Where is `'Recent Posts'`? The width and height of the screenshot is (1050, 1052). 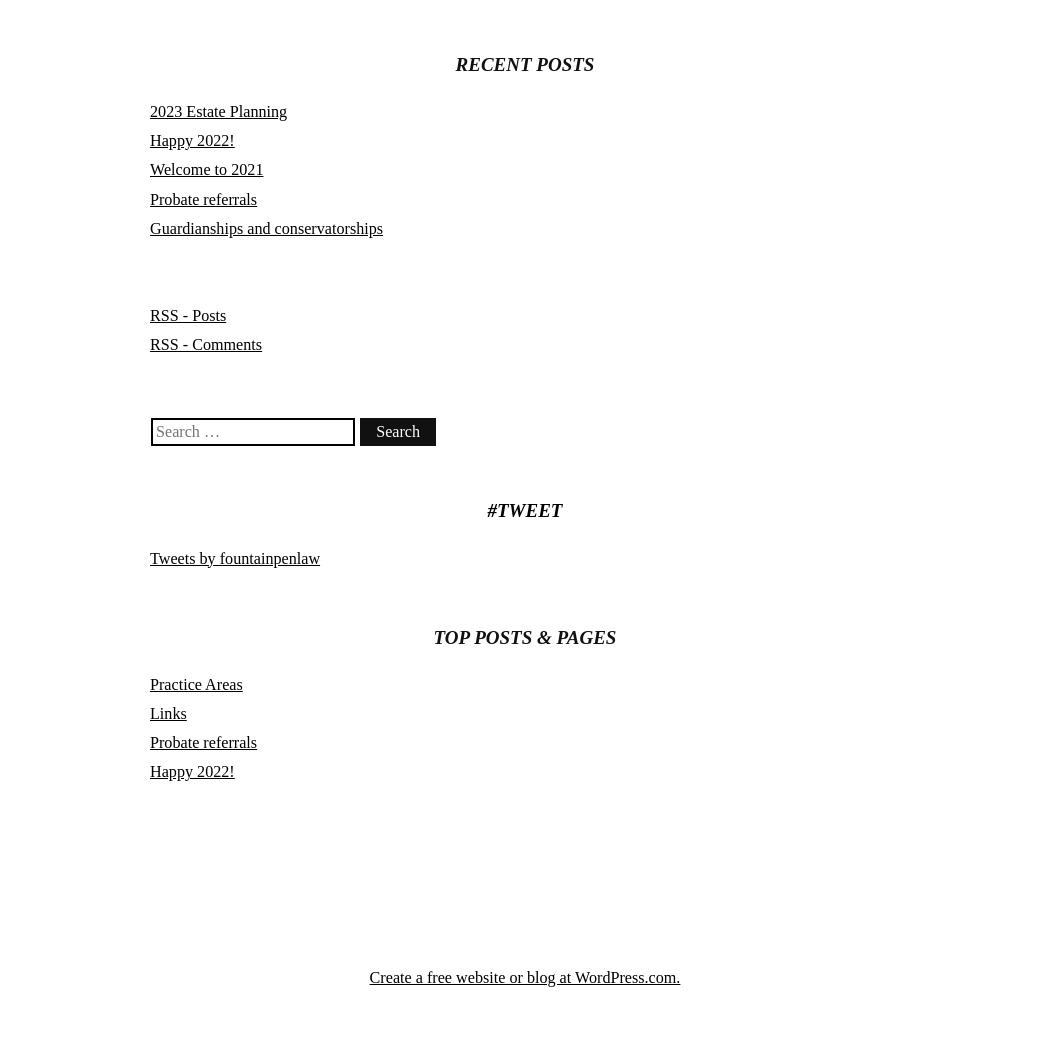 'Recent Posts' is located at coordinates (523, 62).